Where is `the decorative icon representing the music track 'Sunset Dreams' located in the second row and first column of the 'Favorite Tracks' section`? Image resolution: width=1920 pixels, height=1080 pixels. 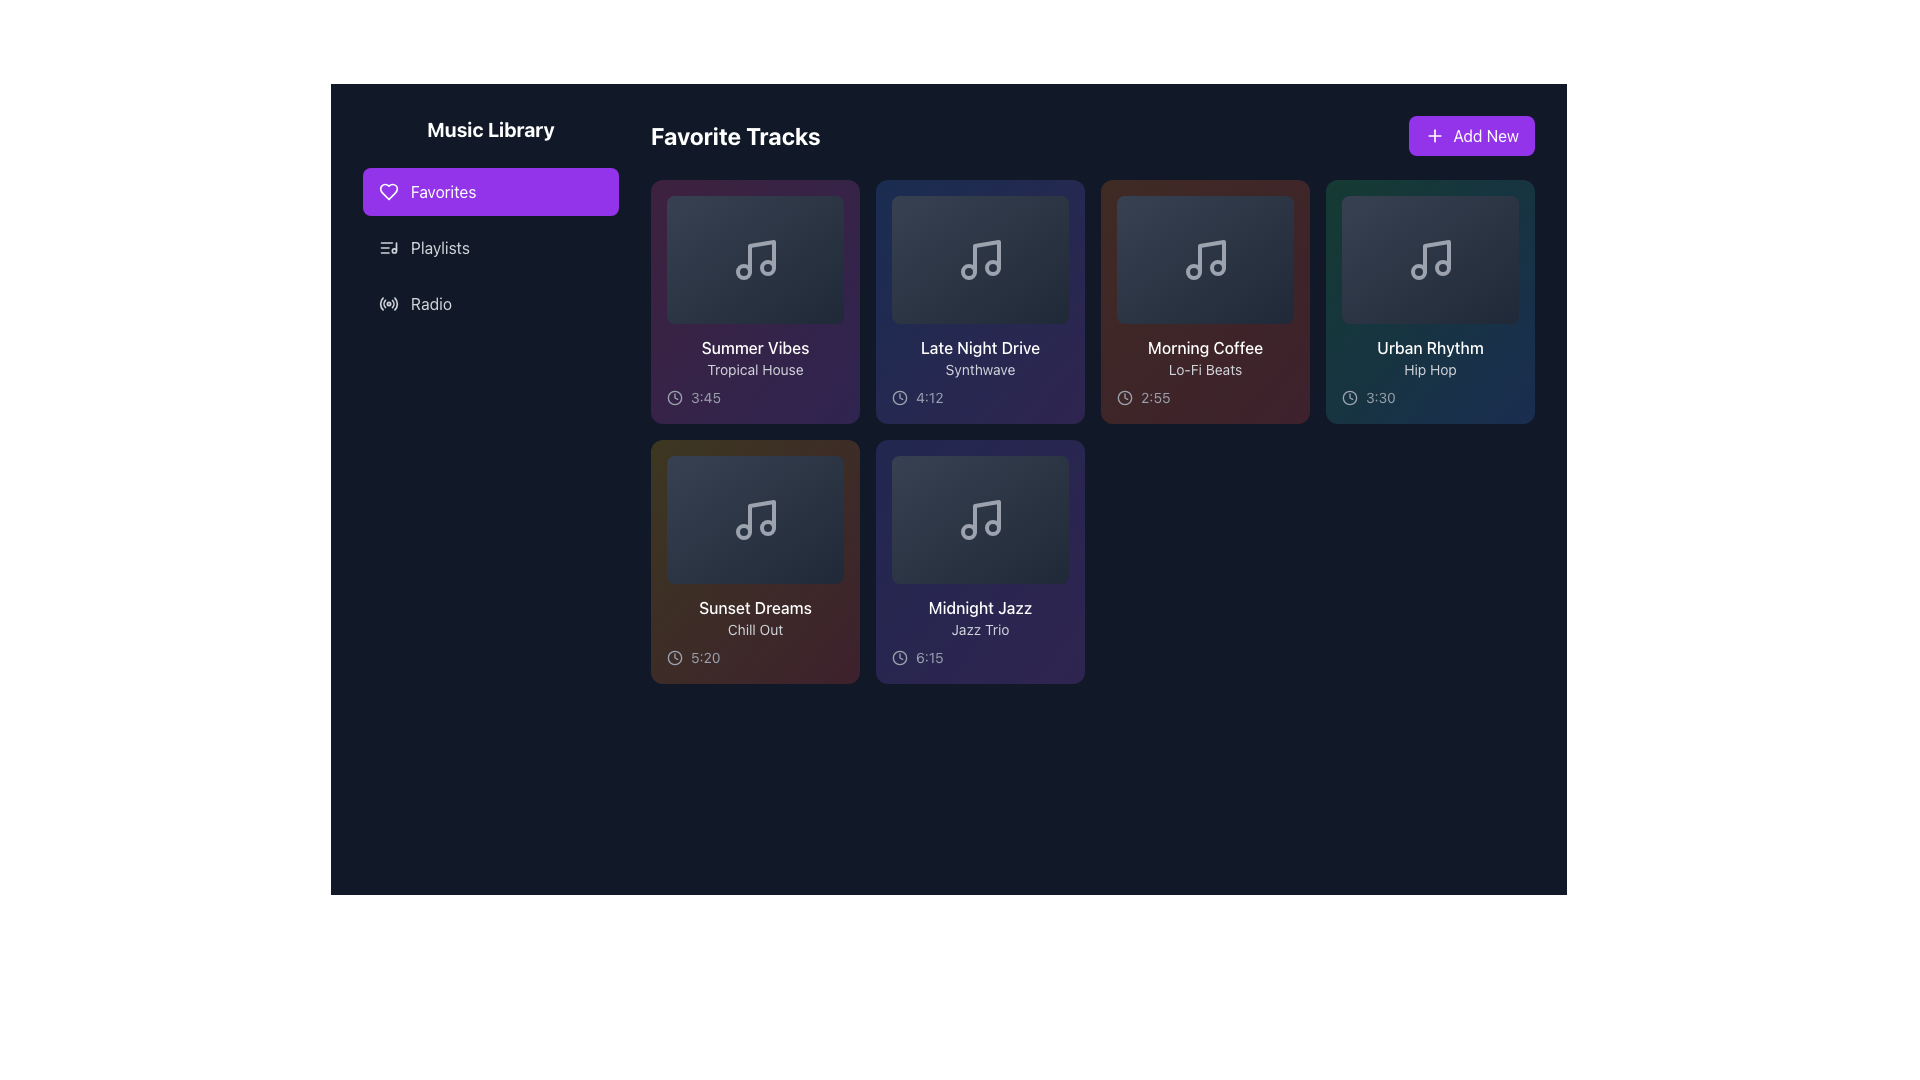
the decorative icon representing the music track 'Sunset Dreams' located in the second row and first column of the 'Favorite Tracks' section is located at coordinates (754, 519).